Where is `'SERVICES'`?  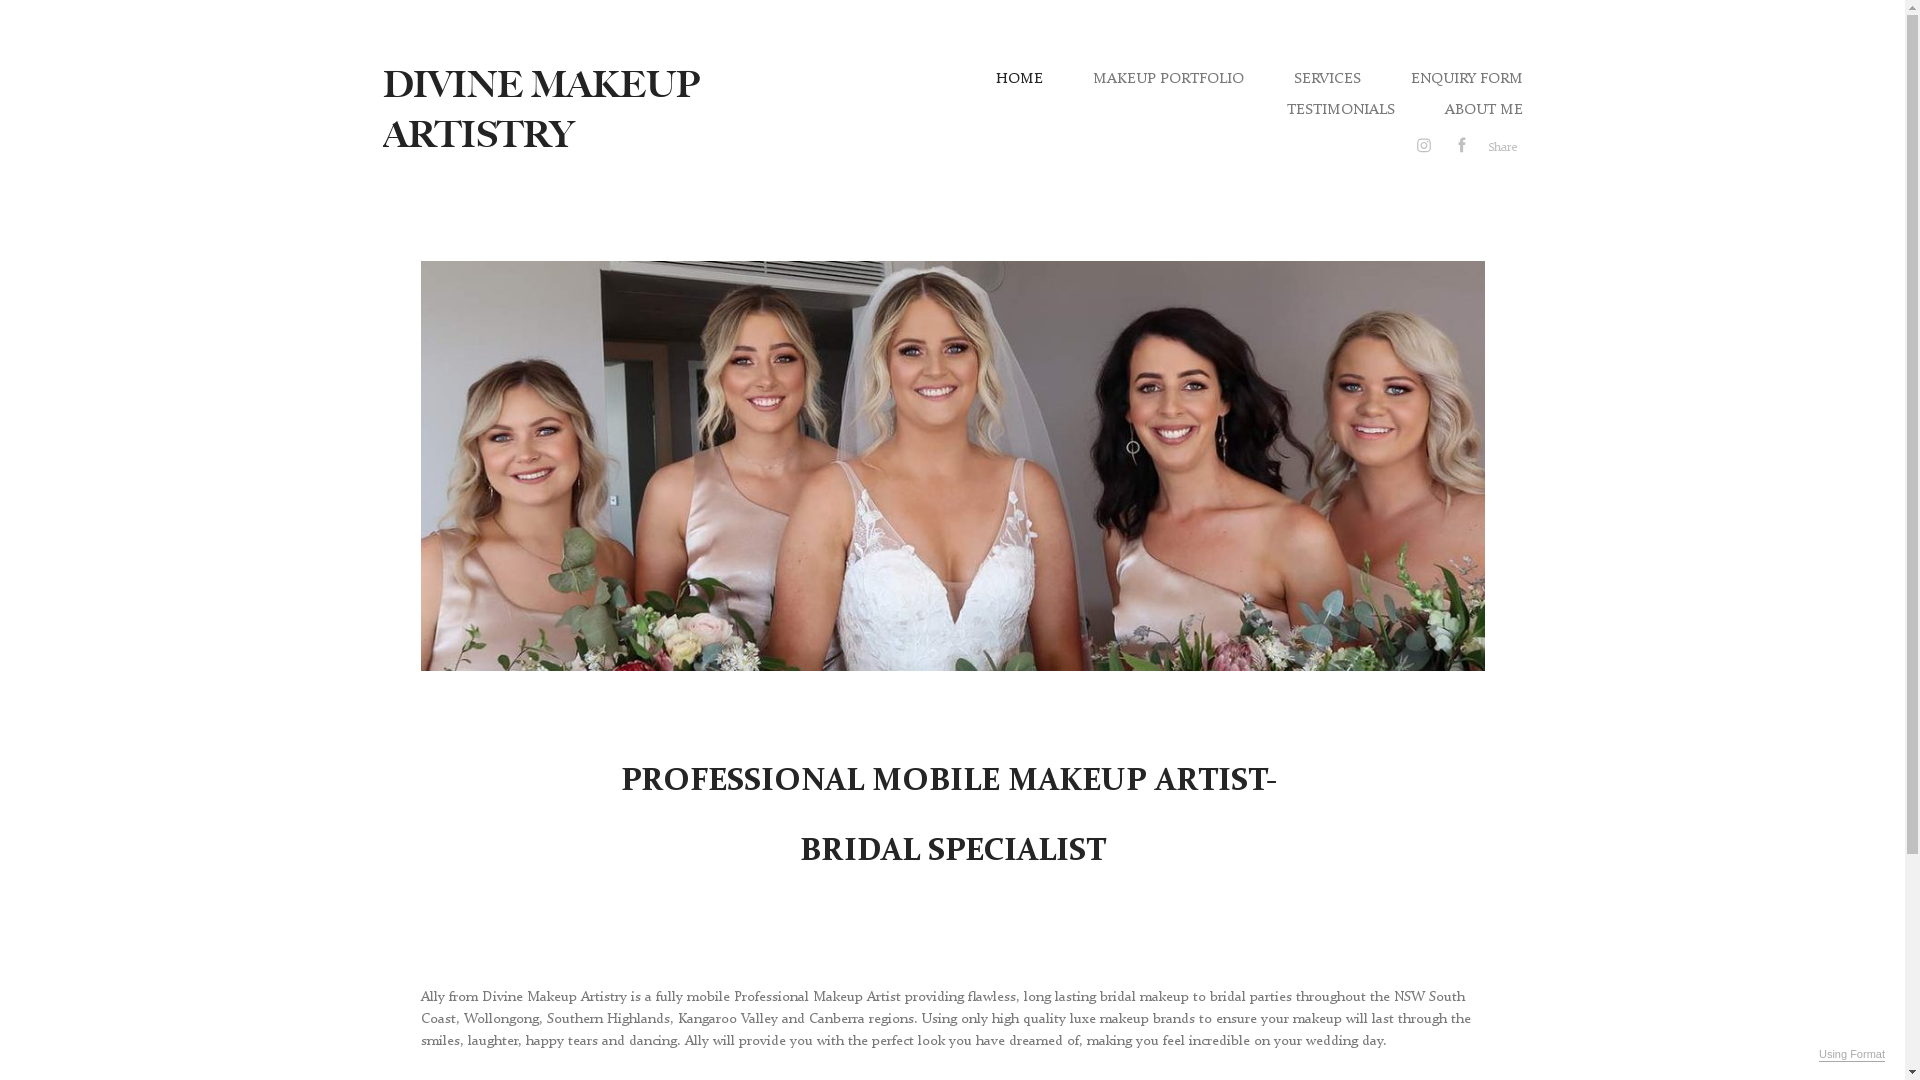 'SERVICES' is located at coordinates (1327, 76).